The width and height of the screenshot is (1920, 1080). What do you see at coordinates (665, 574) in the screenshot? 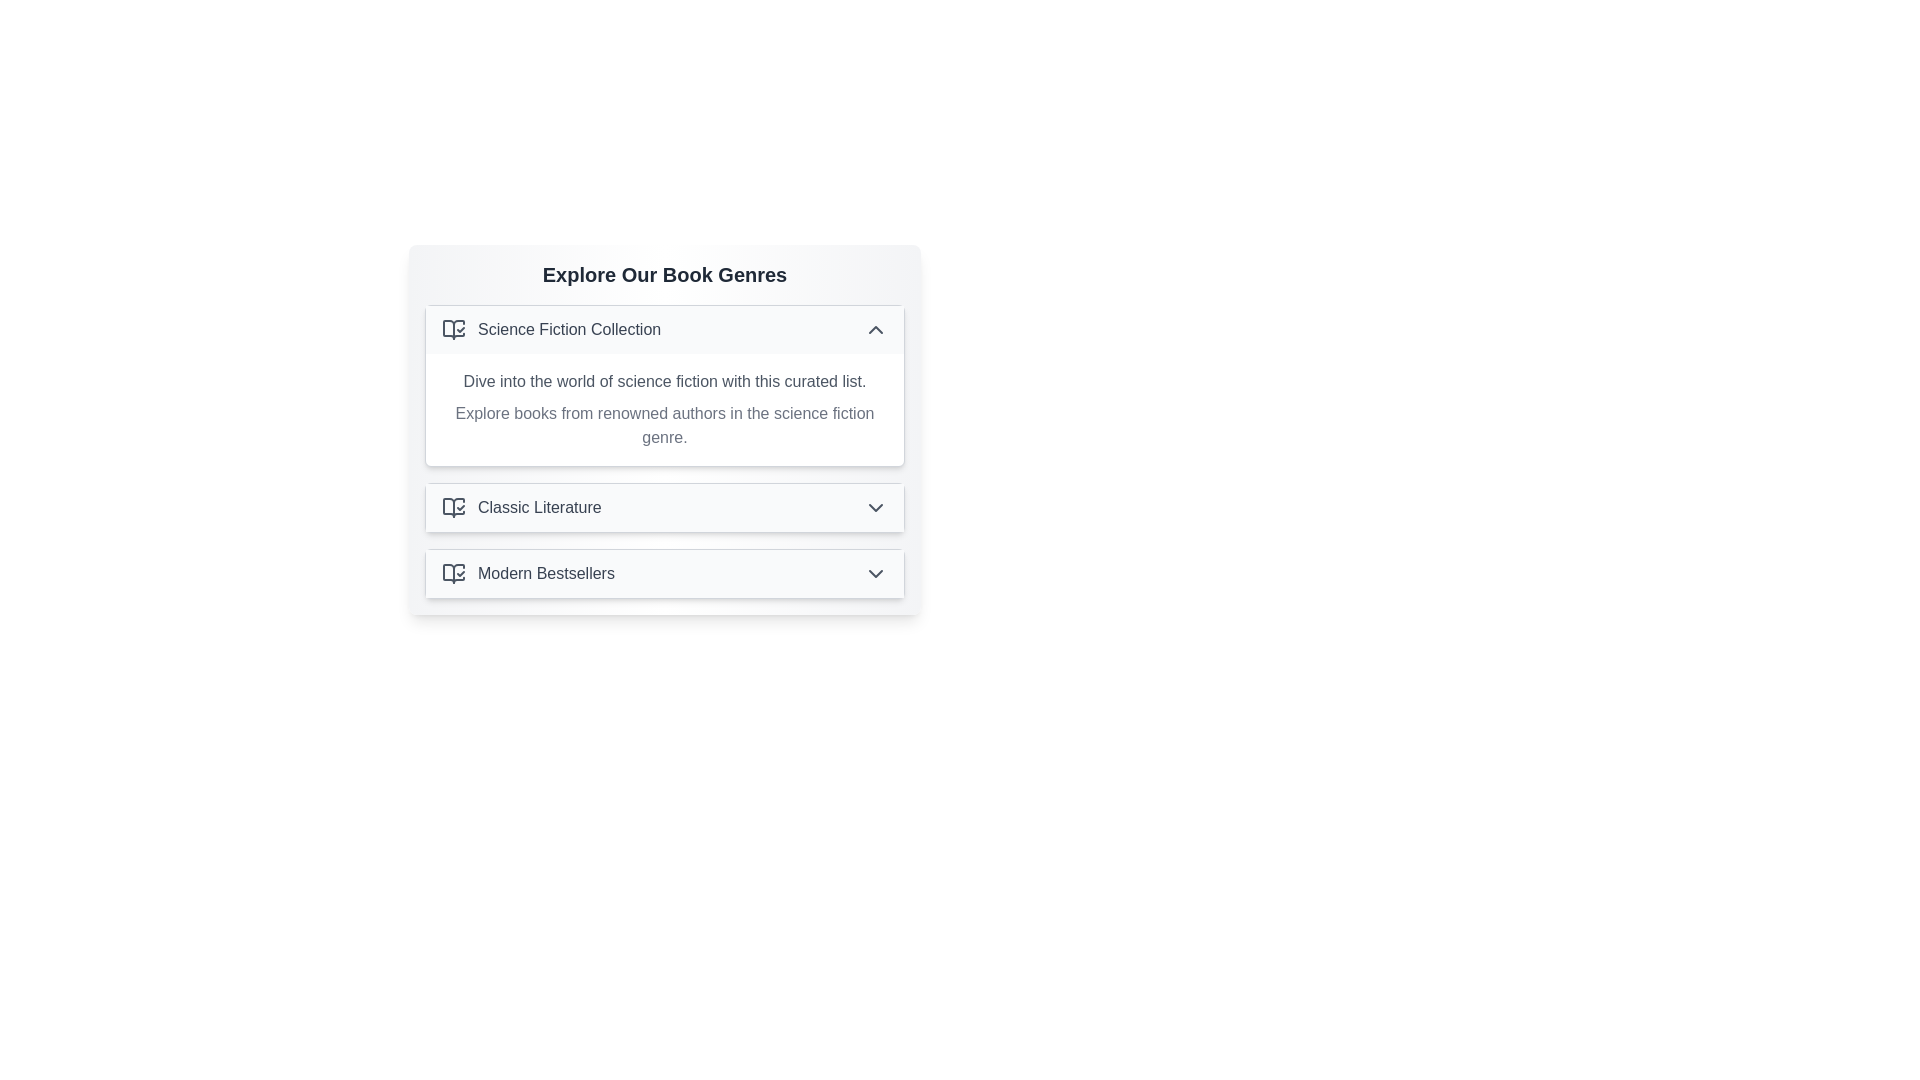
I see `the last item in the vertical list, which is the CollapsibleHeader for the 'Modern Bestsellers' section, to trigger hover effects` at bounding box center [665, 574].